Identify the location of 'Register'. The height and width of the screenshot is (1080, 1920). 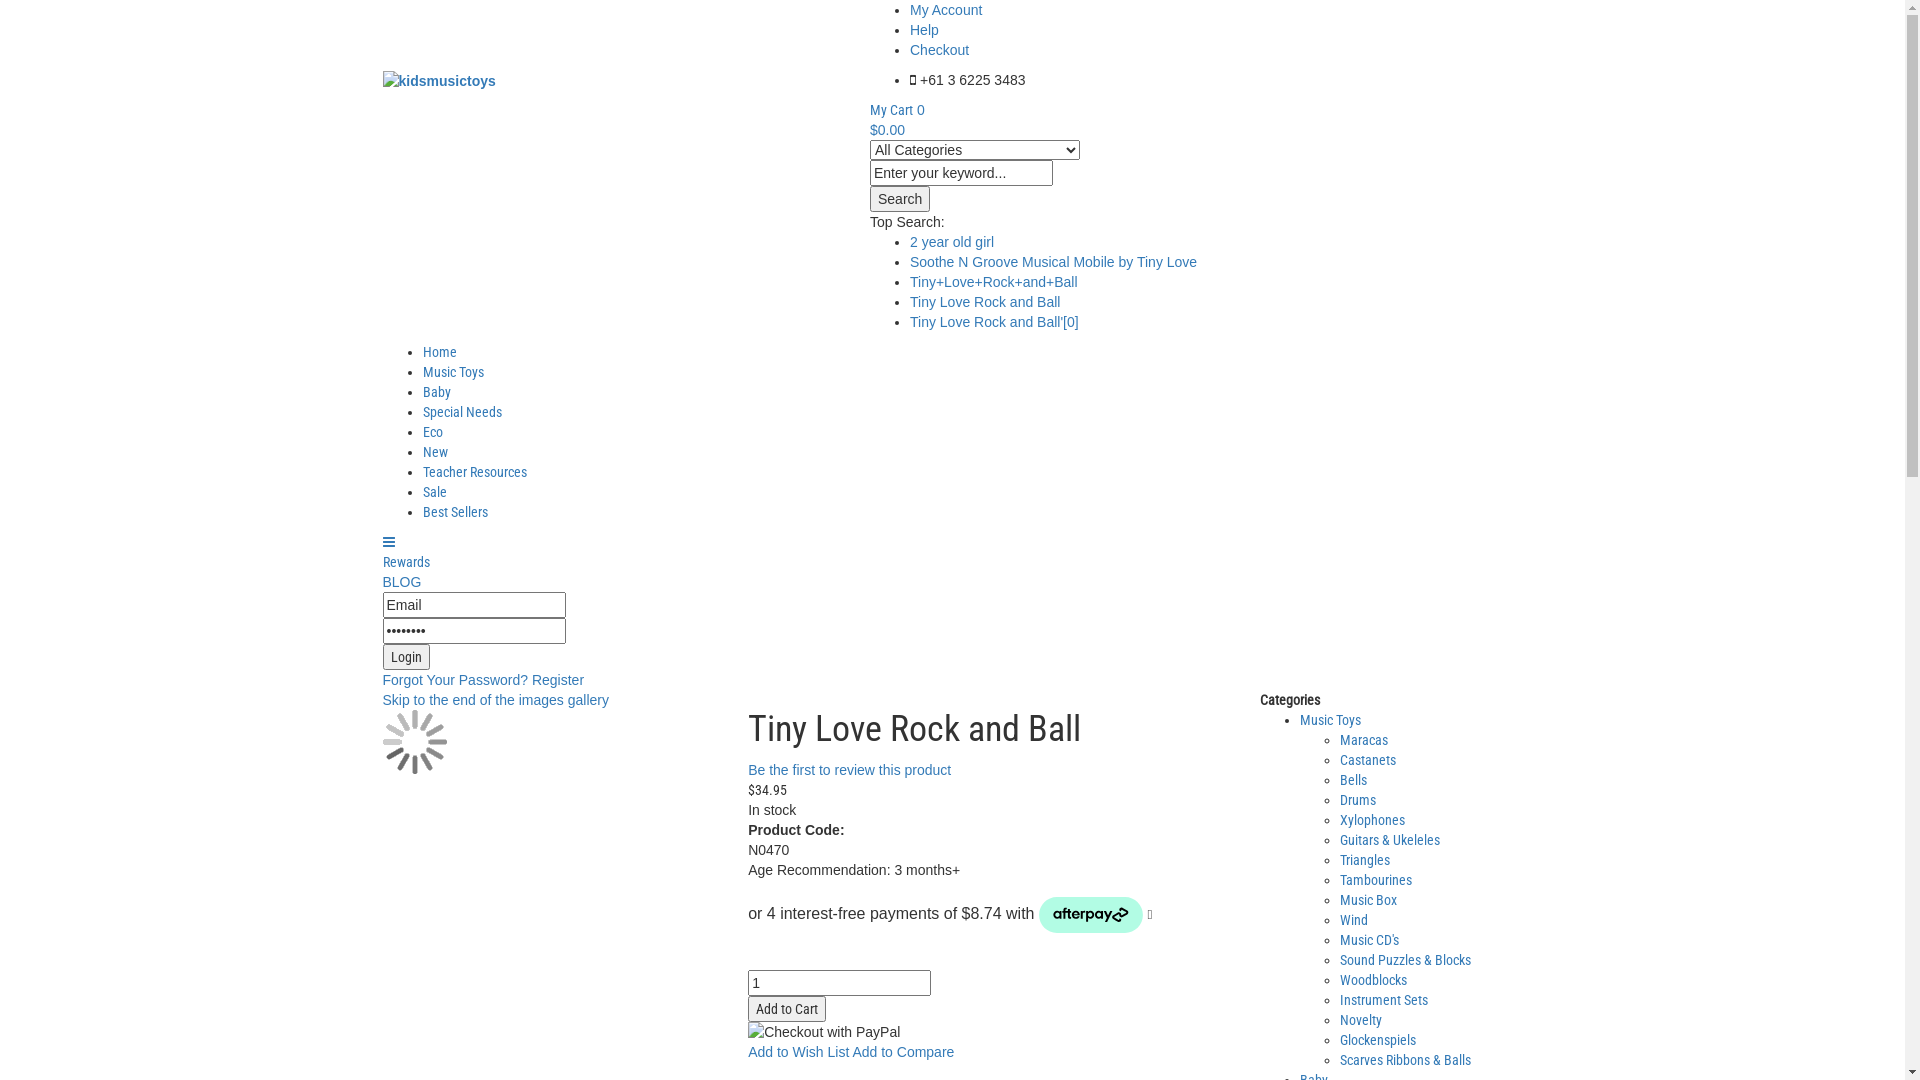
(532, 678).